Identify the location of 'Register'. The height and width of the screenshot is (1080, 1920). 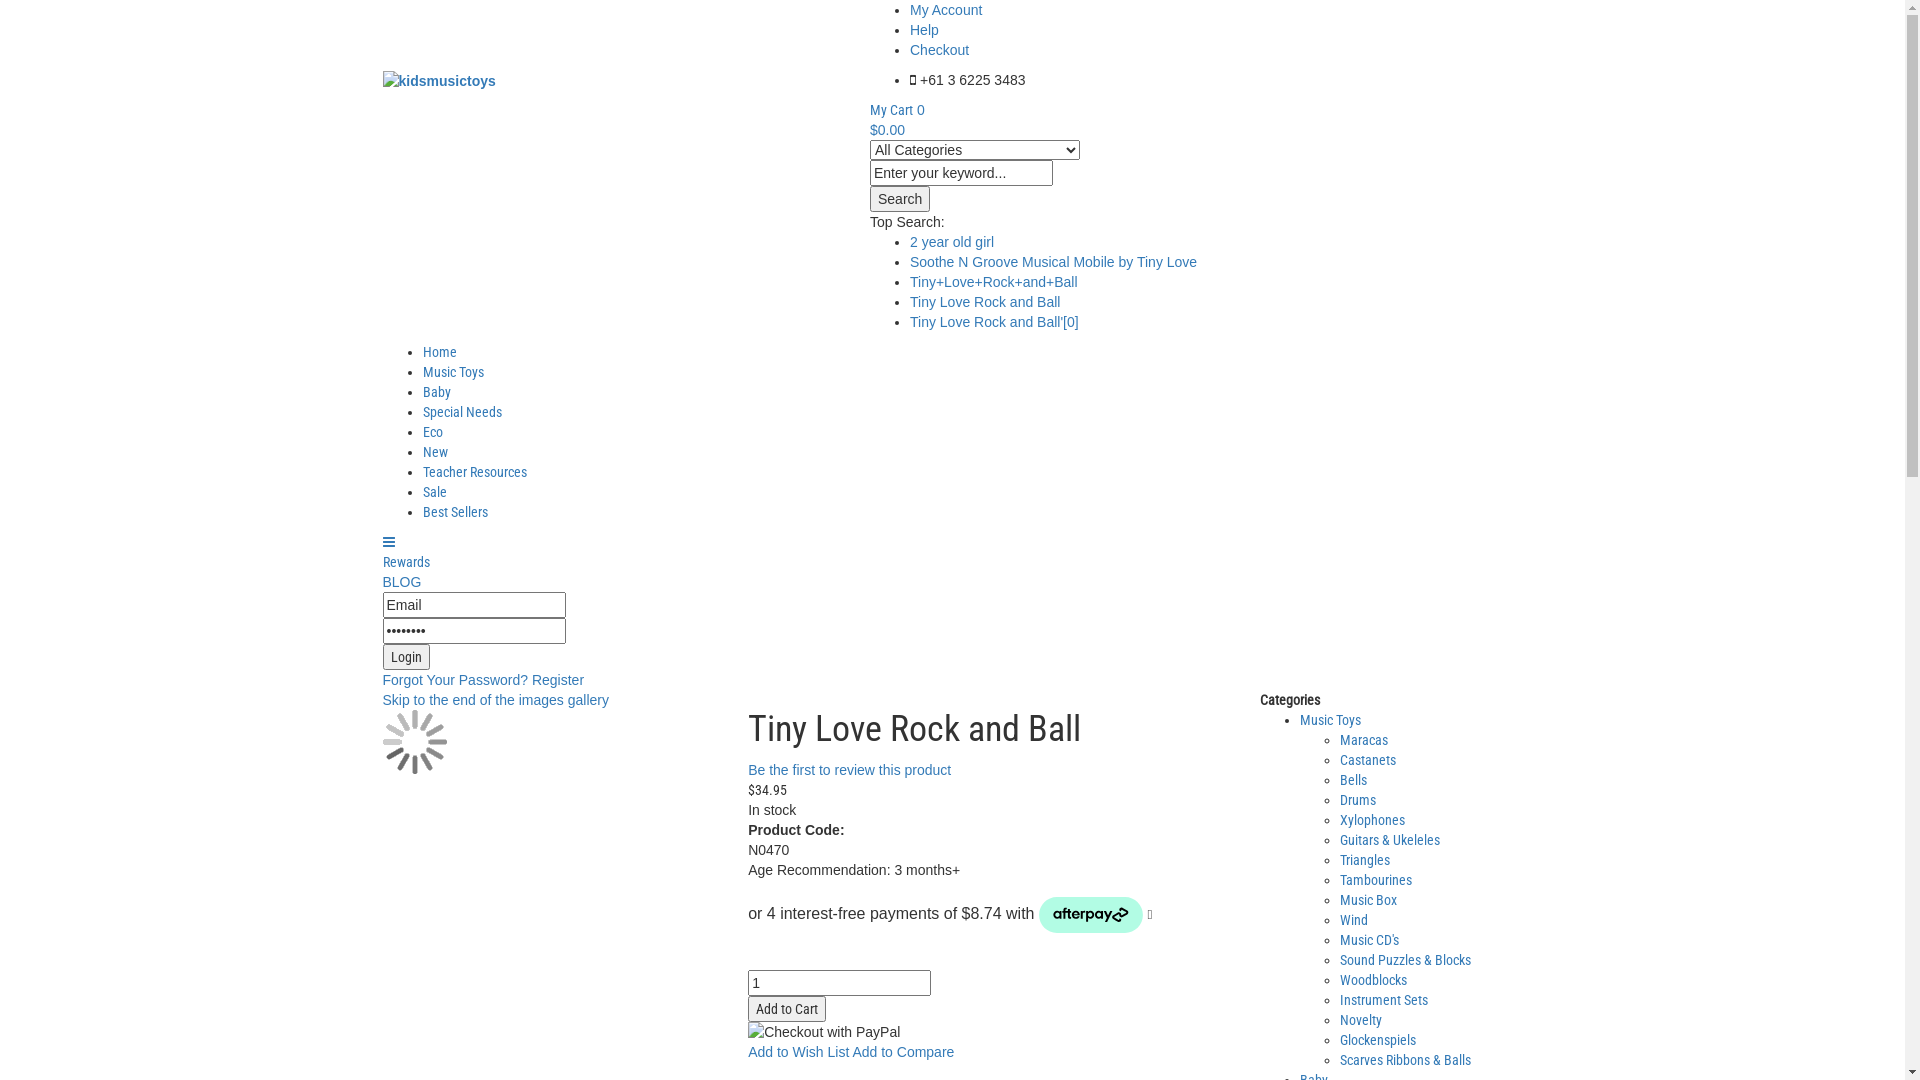
(532, 678).